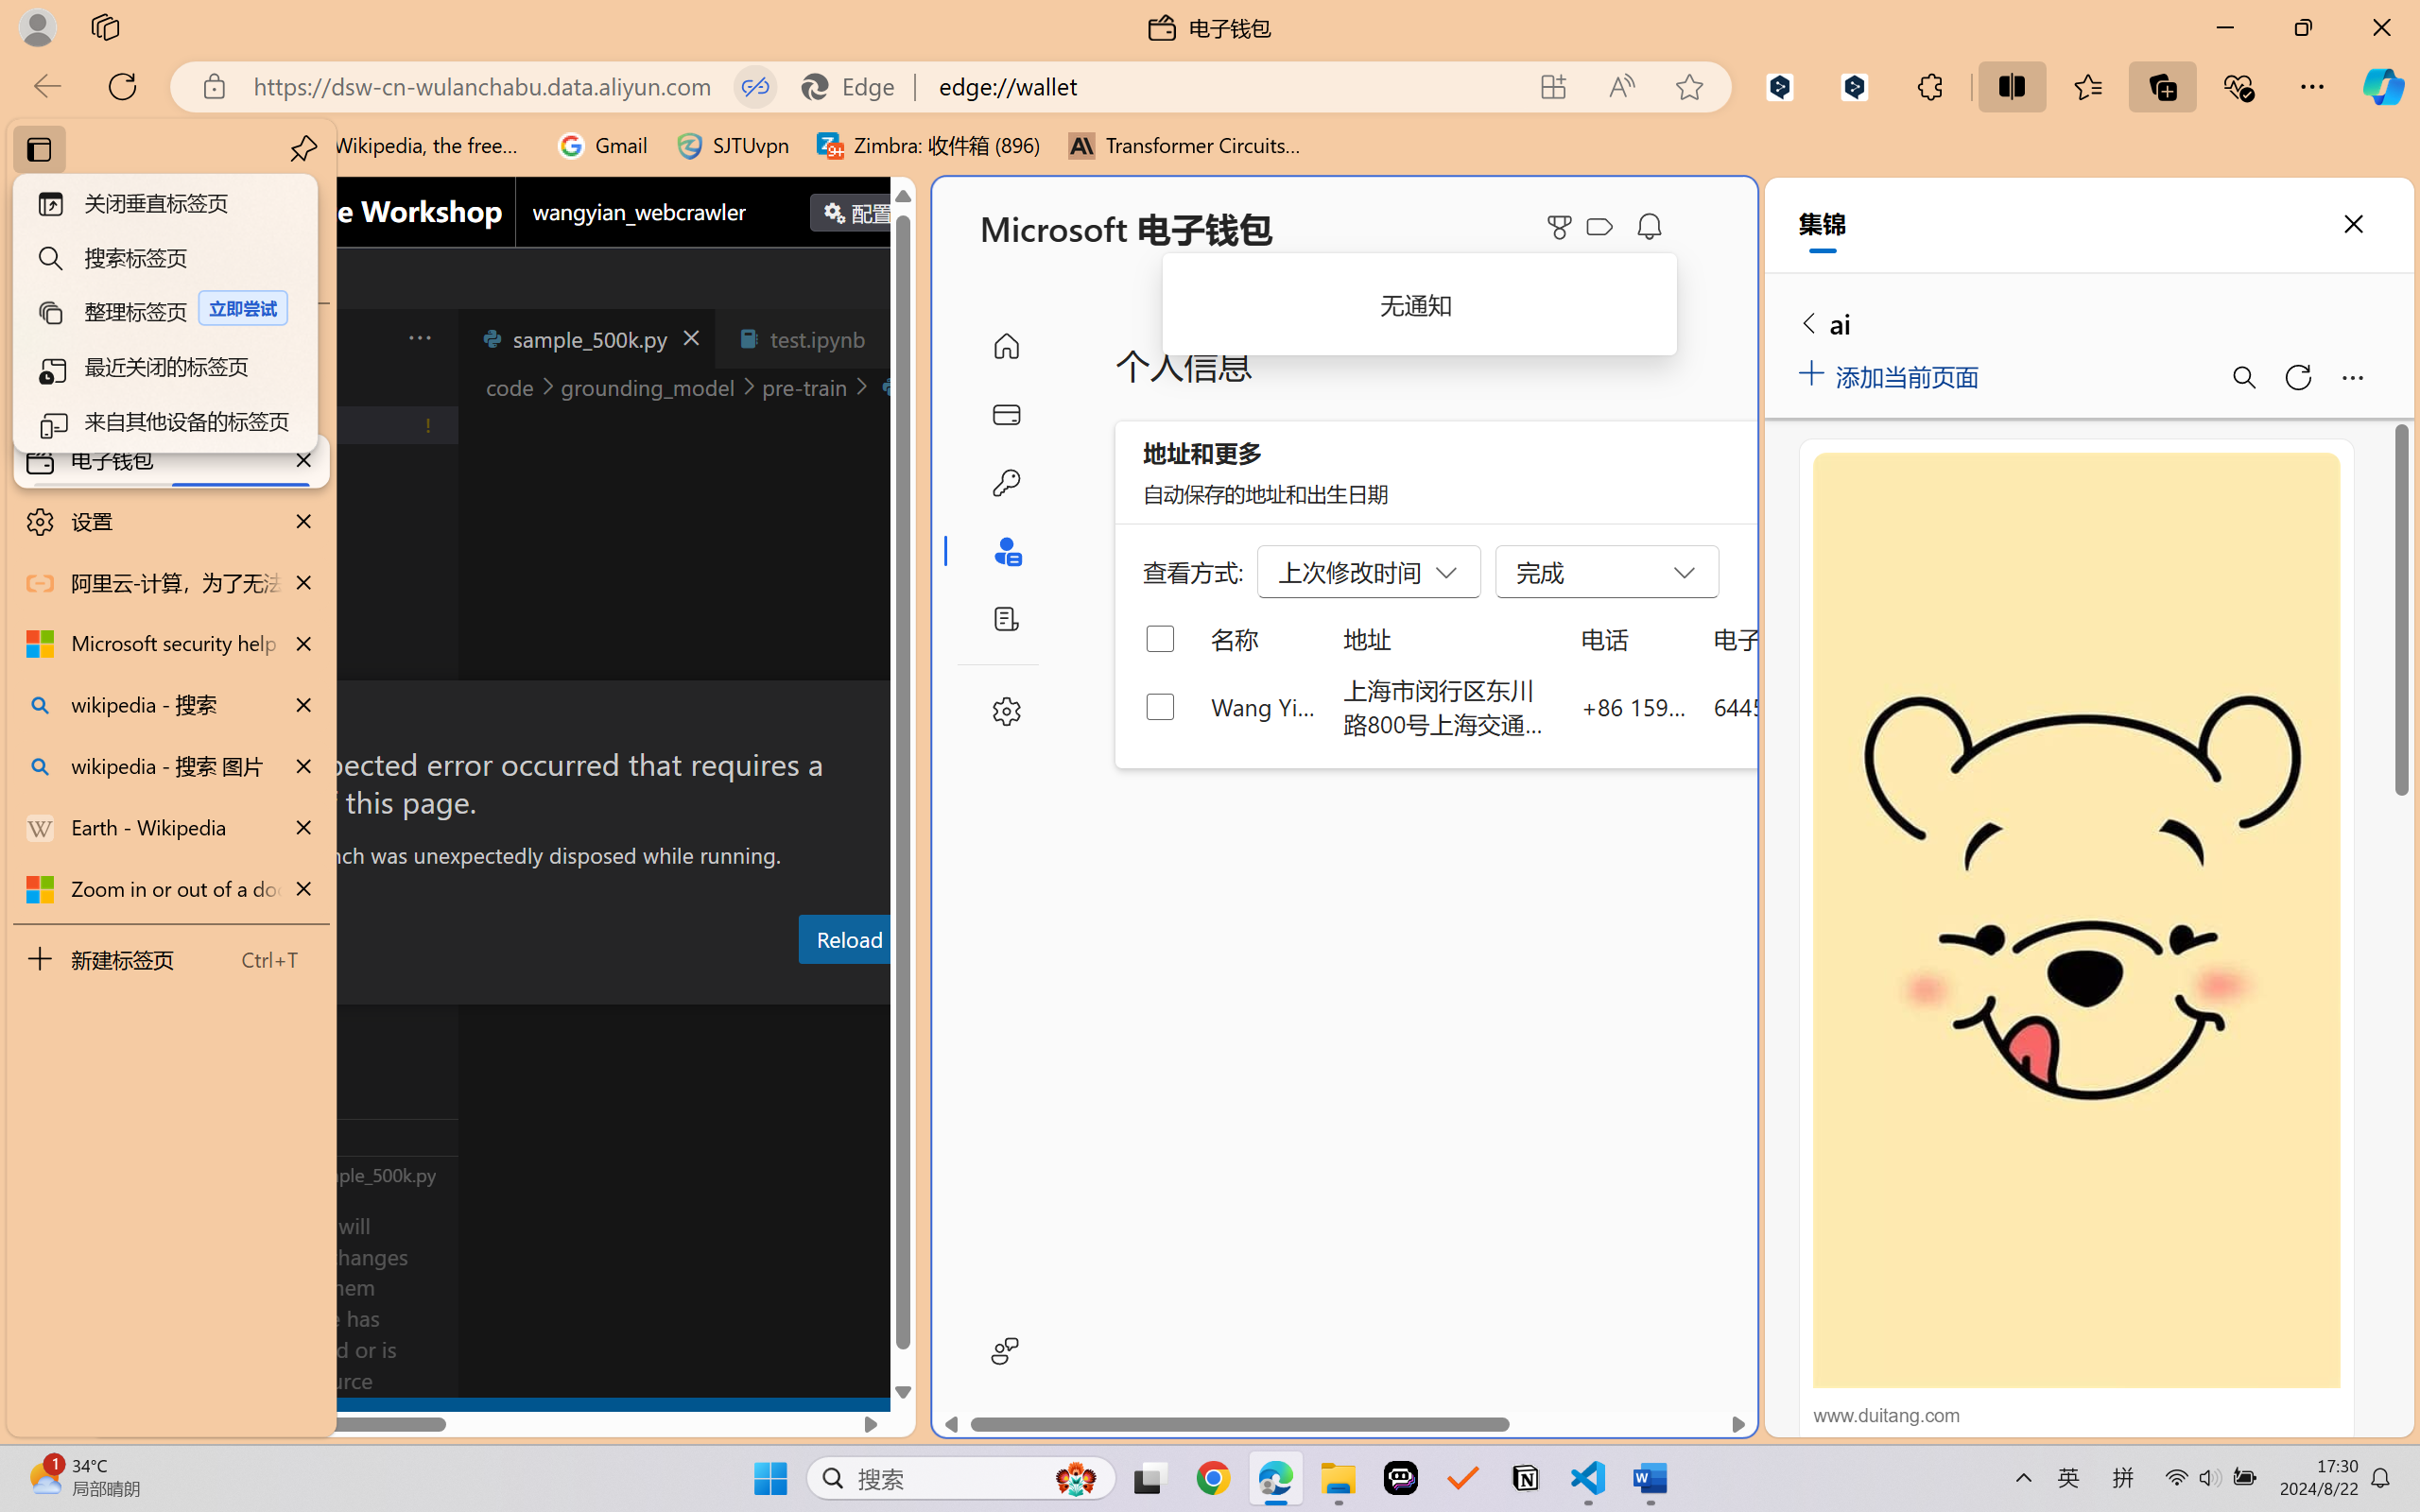  I want to click on 'Debug Console (Ctrl+Shift+Y)', so click(807, 986).